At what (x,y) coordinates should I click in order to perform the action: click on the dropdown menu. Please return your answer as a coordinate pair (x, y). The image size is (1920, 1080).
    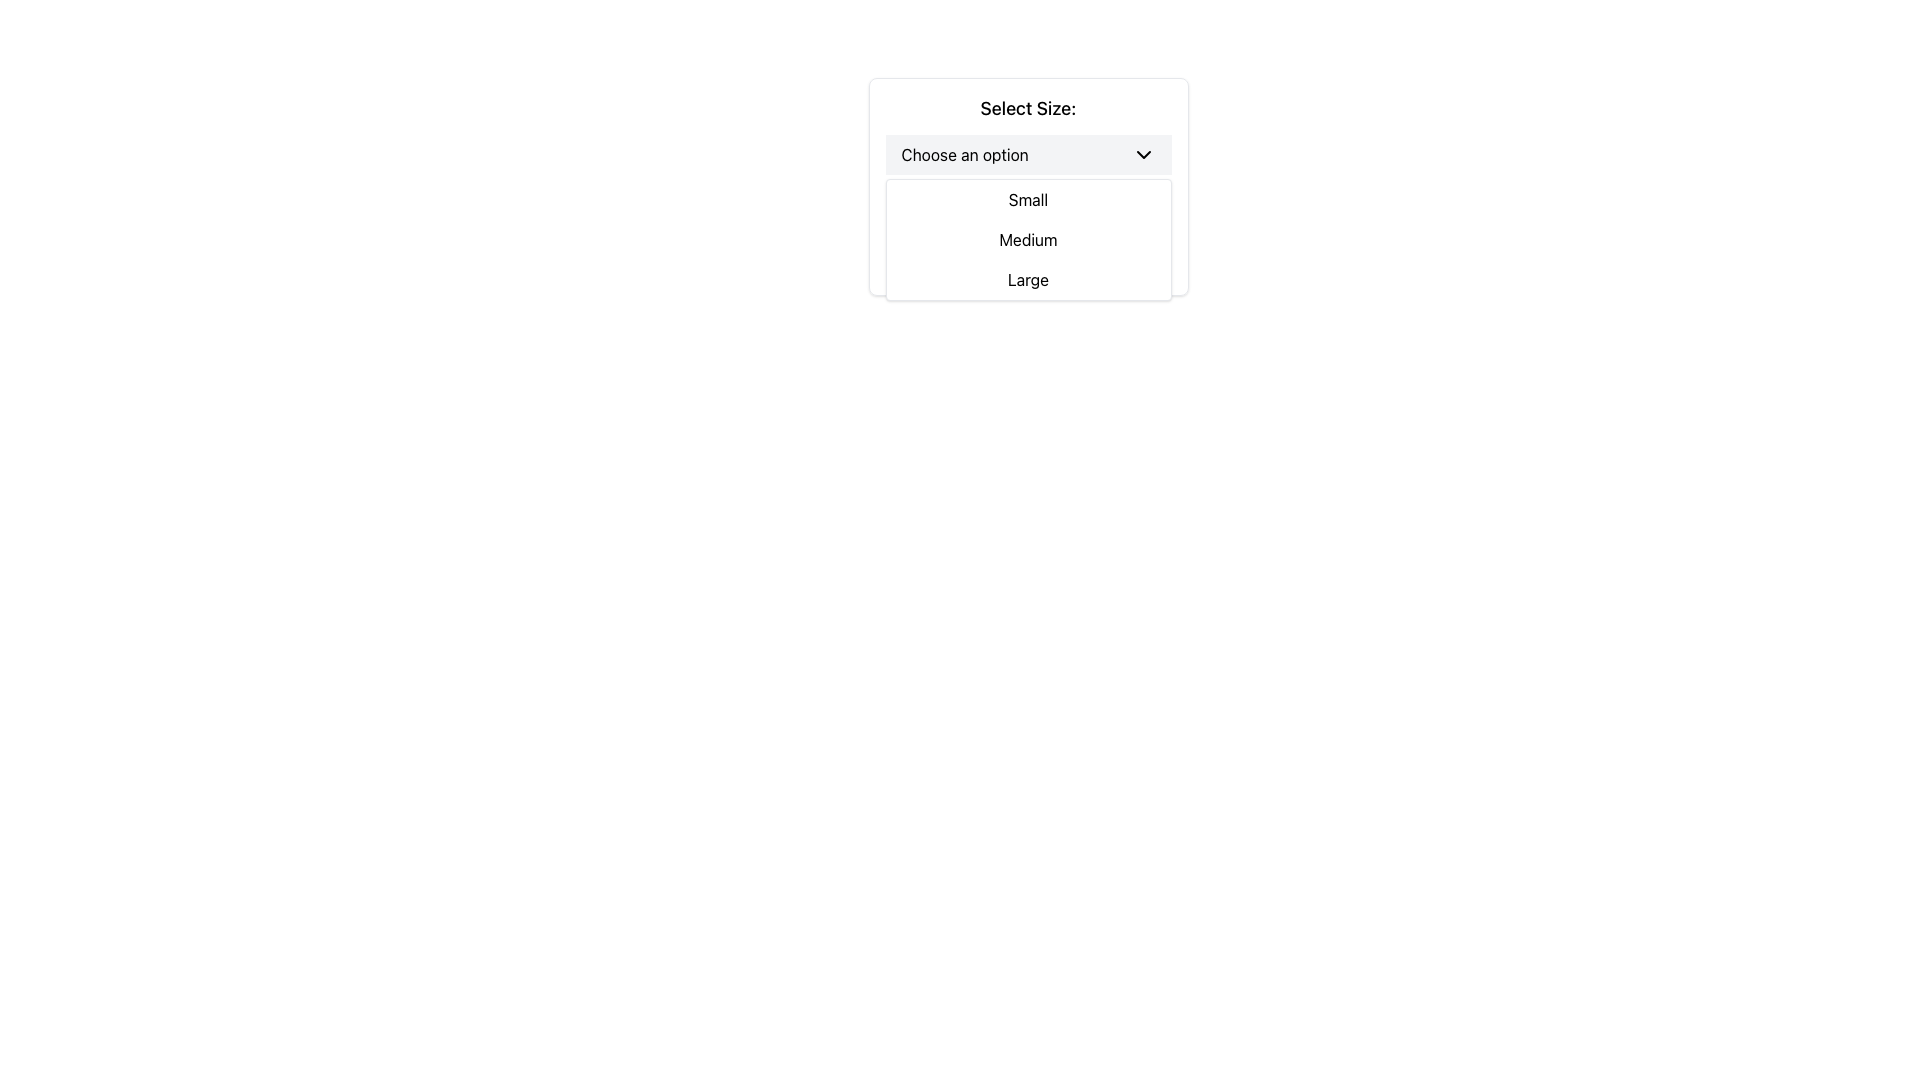
    Looking at the image, I should click on (1028, 238).